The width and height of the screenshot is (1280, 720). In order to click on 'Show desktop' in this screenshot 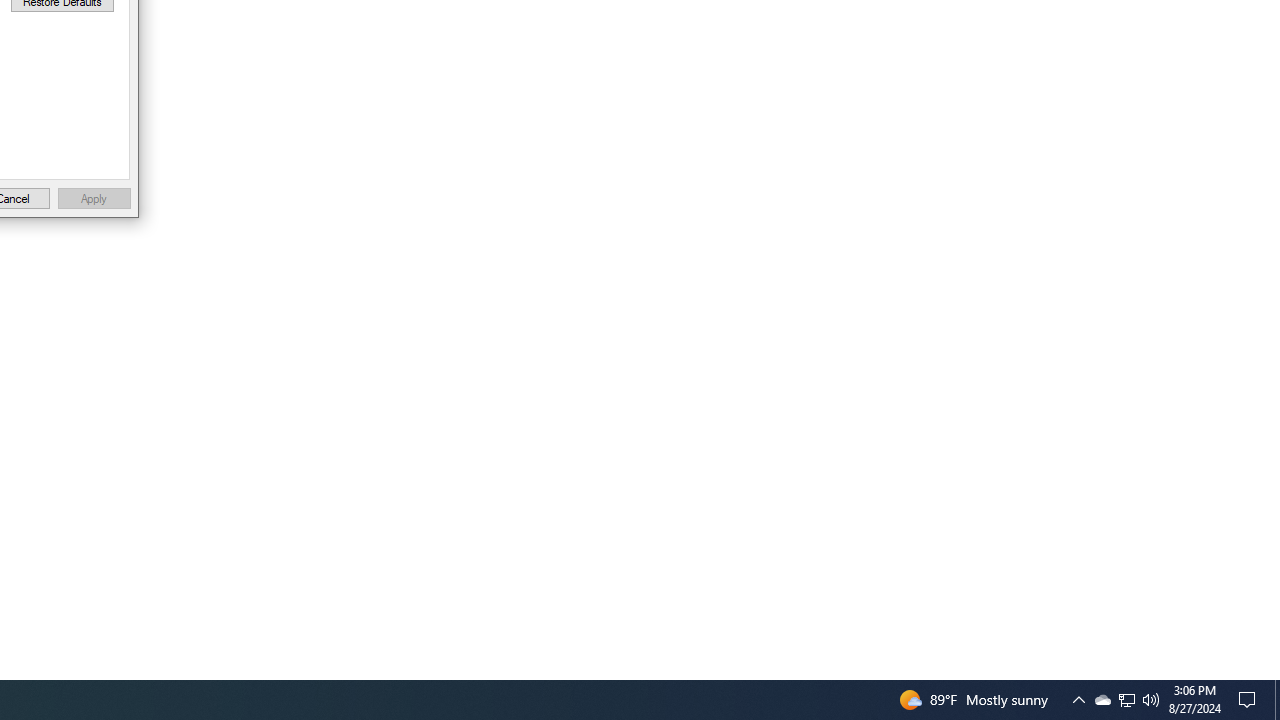, I will do `click(1276, 698)`.